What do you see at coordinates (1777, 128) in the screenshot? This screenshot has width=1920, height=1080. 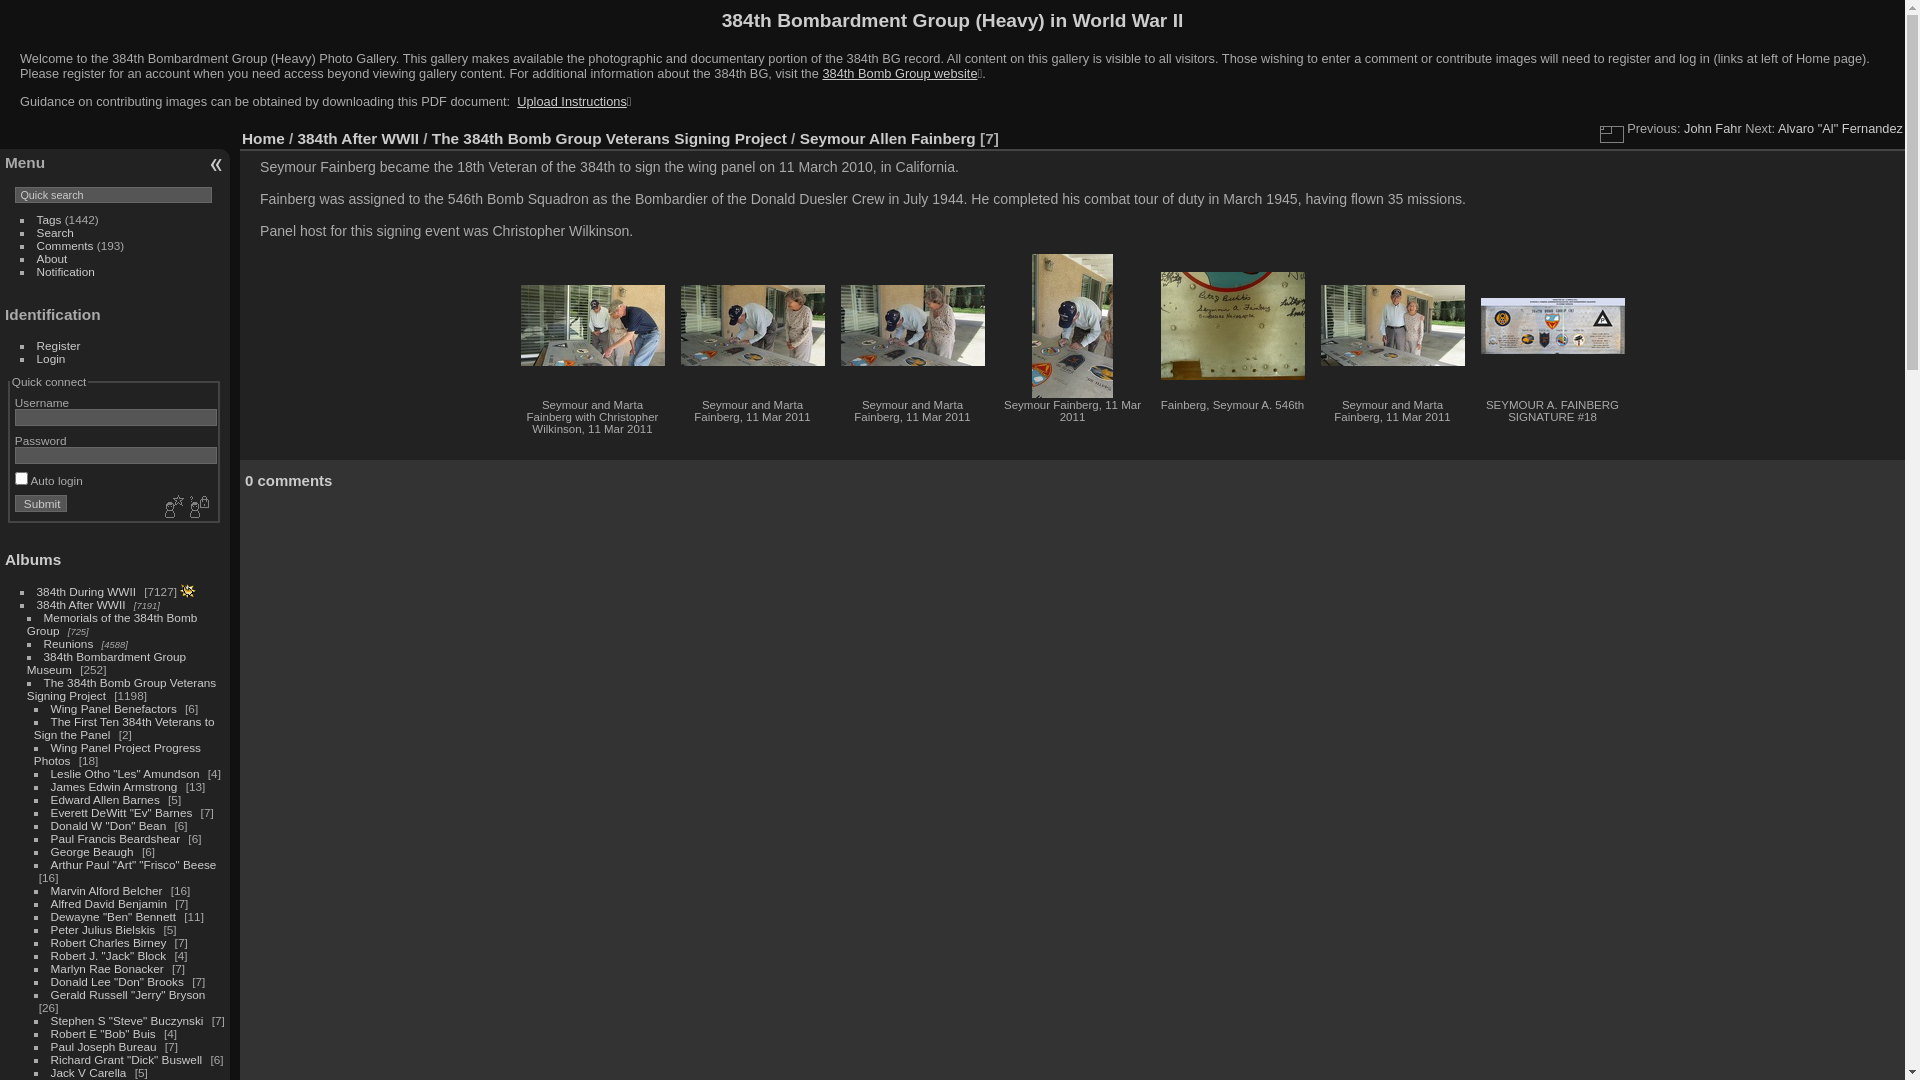 I see `'Alvaro "Al" Fernandez'` at bounding box center [1777, 128].